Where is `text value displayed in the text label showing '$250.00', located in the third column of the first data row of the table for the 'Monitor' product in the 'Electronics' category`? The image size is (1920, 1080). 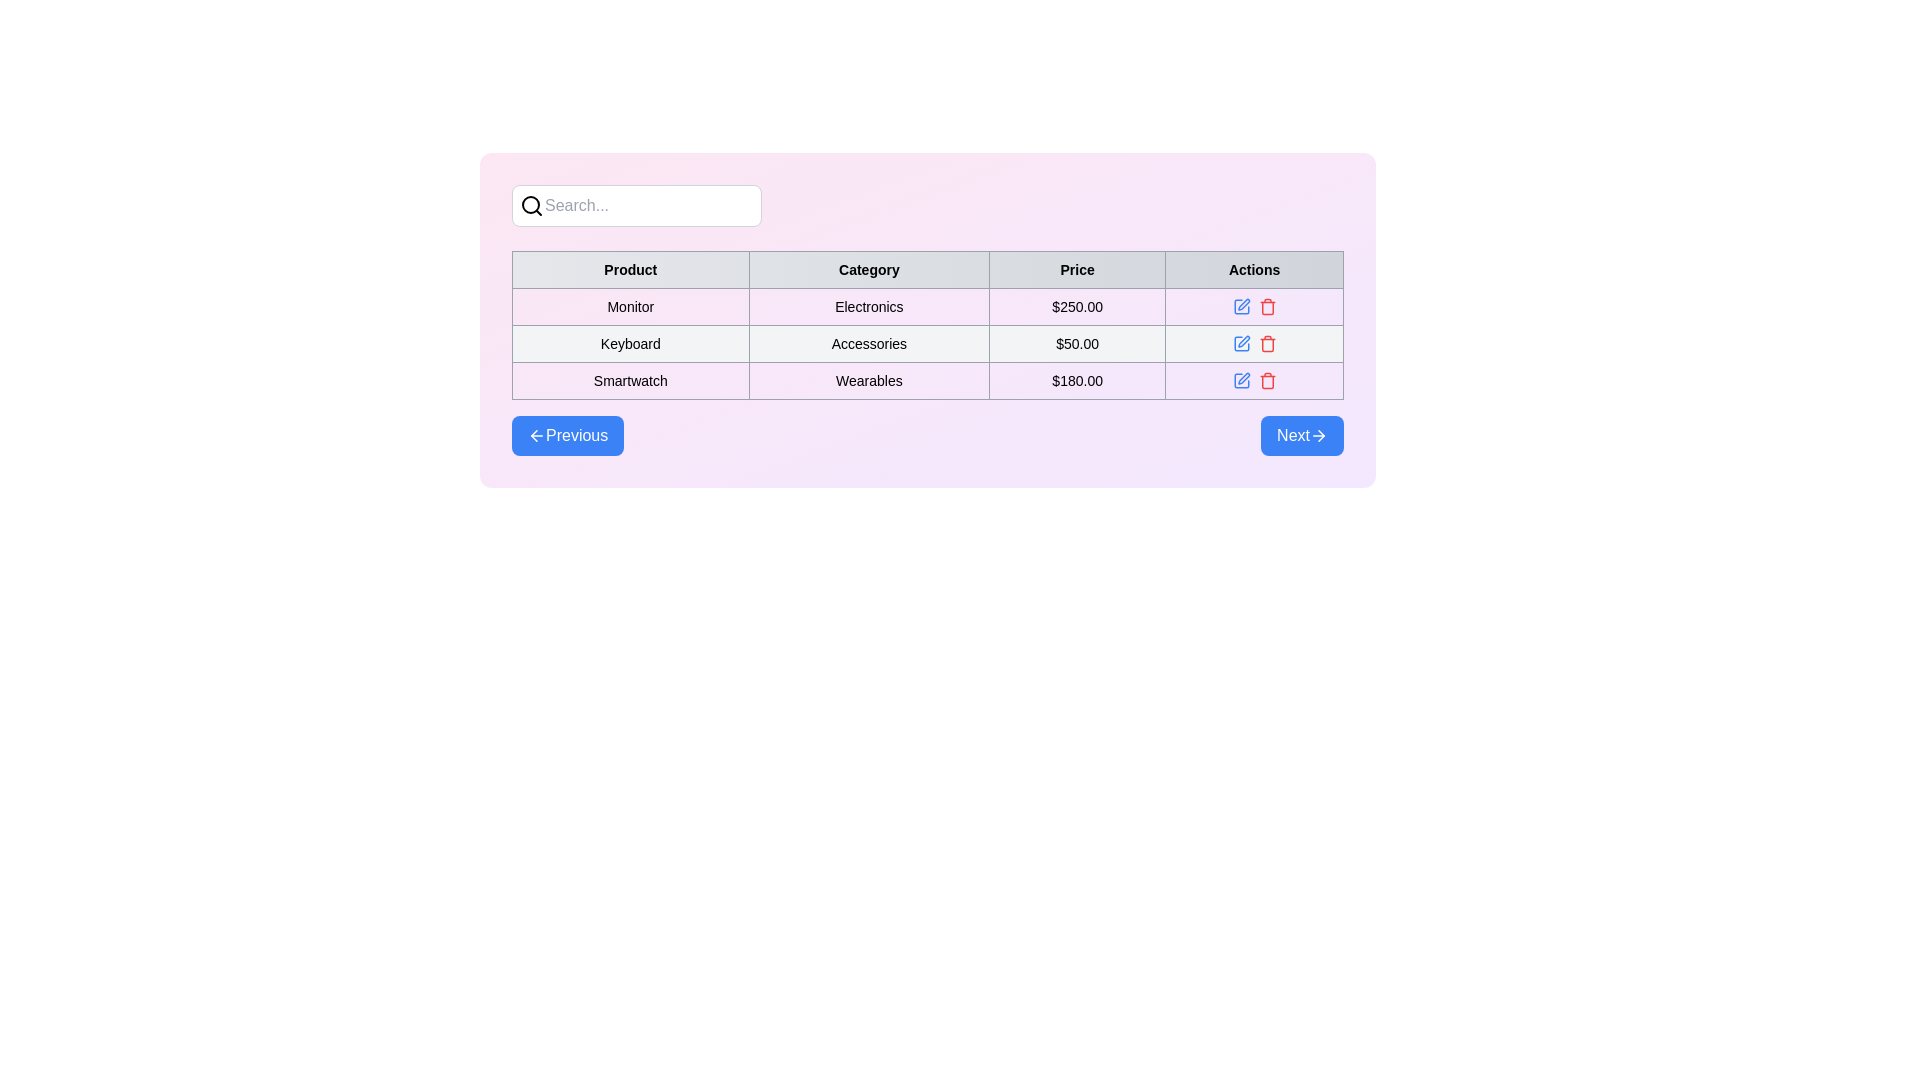 text value displayed in the text label showing '$250.00', located in the third column of the first data row of the table for the 'Monitor' product in the 'Electronics' category is located at coordinates (1076, 307).